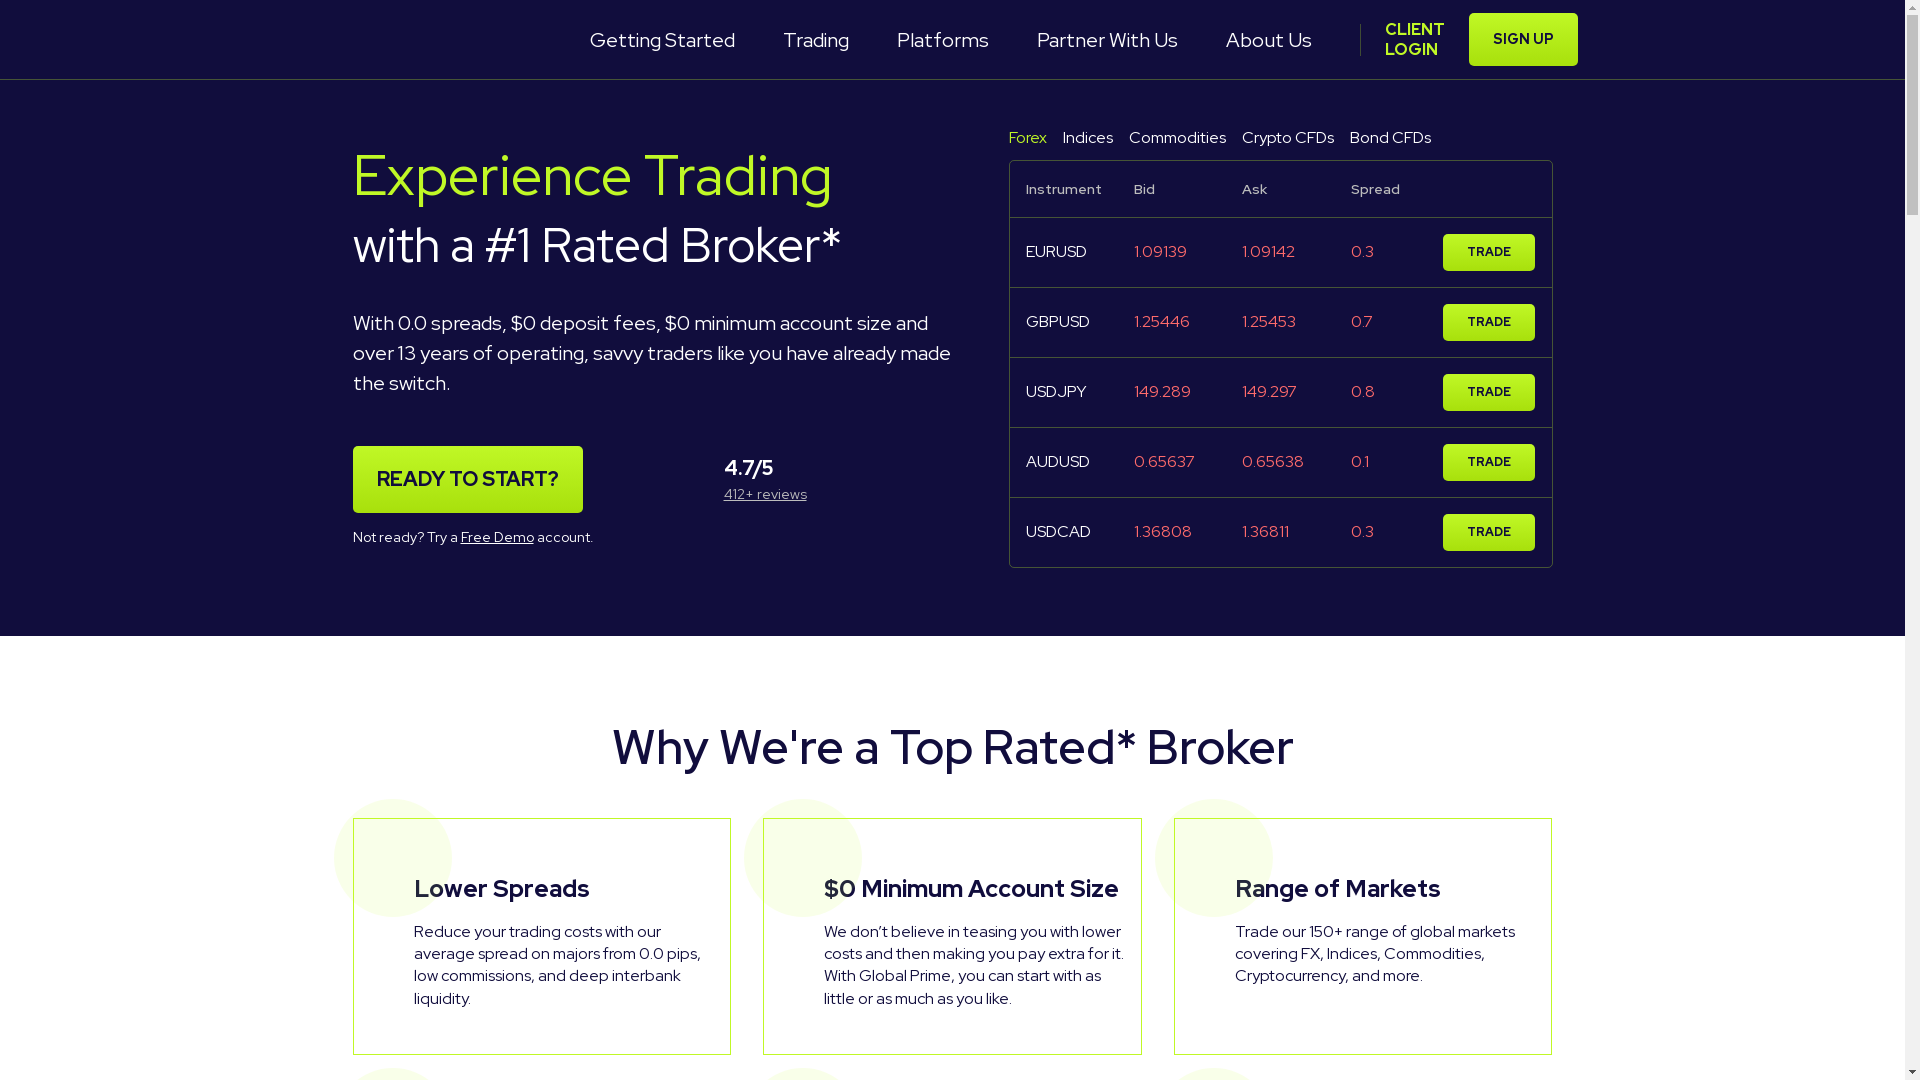 The image size is (1920, 1080). What do you see at coordinates (1389, 137) in the screenshot?
I see `'Bond CFDs'` at bounding box center [1389, 137].